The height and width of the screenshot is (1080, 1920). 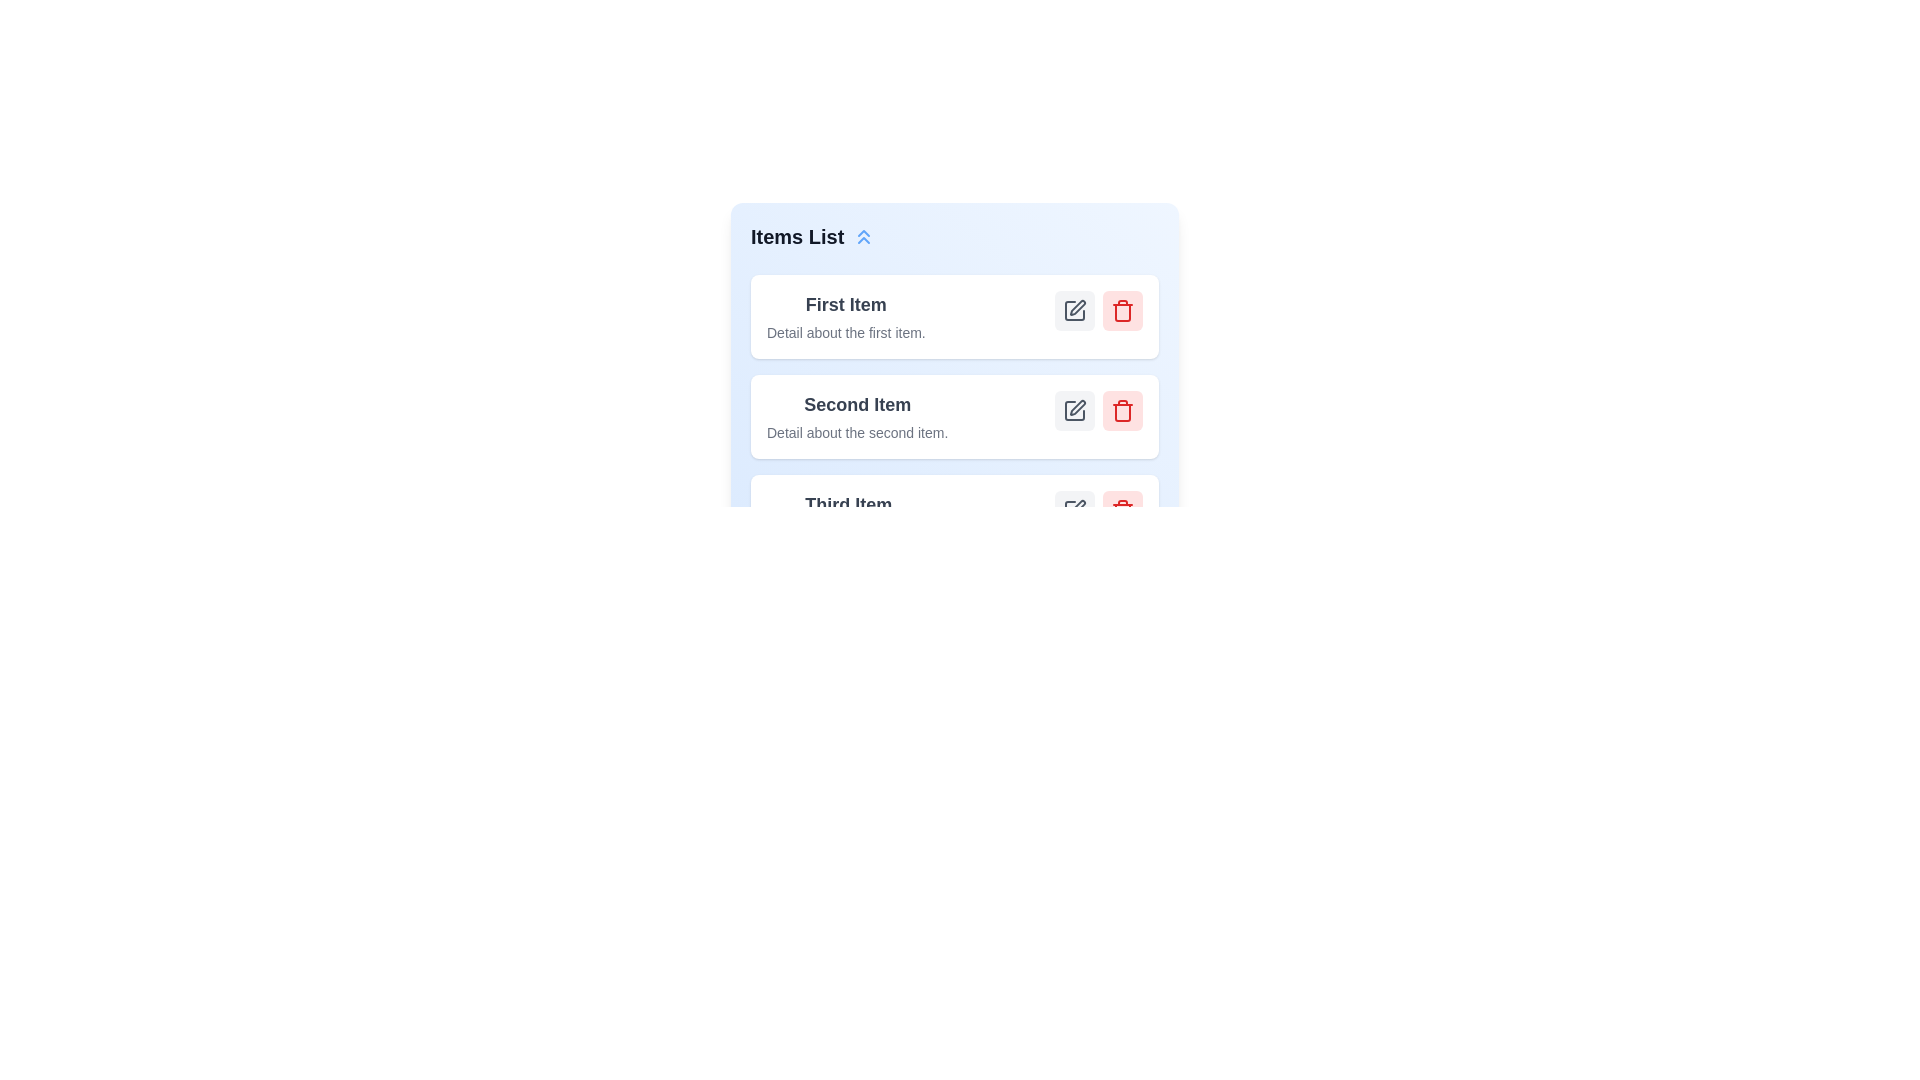 I want to click on the decorative icon in the heading to observe its details, so click(x=864, y=235).